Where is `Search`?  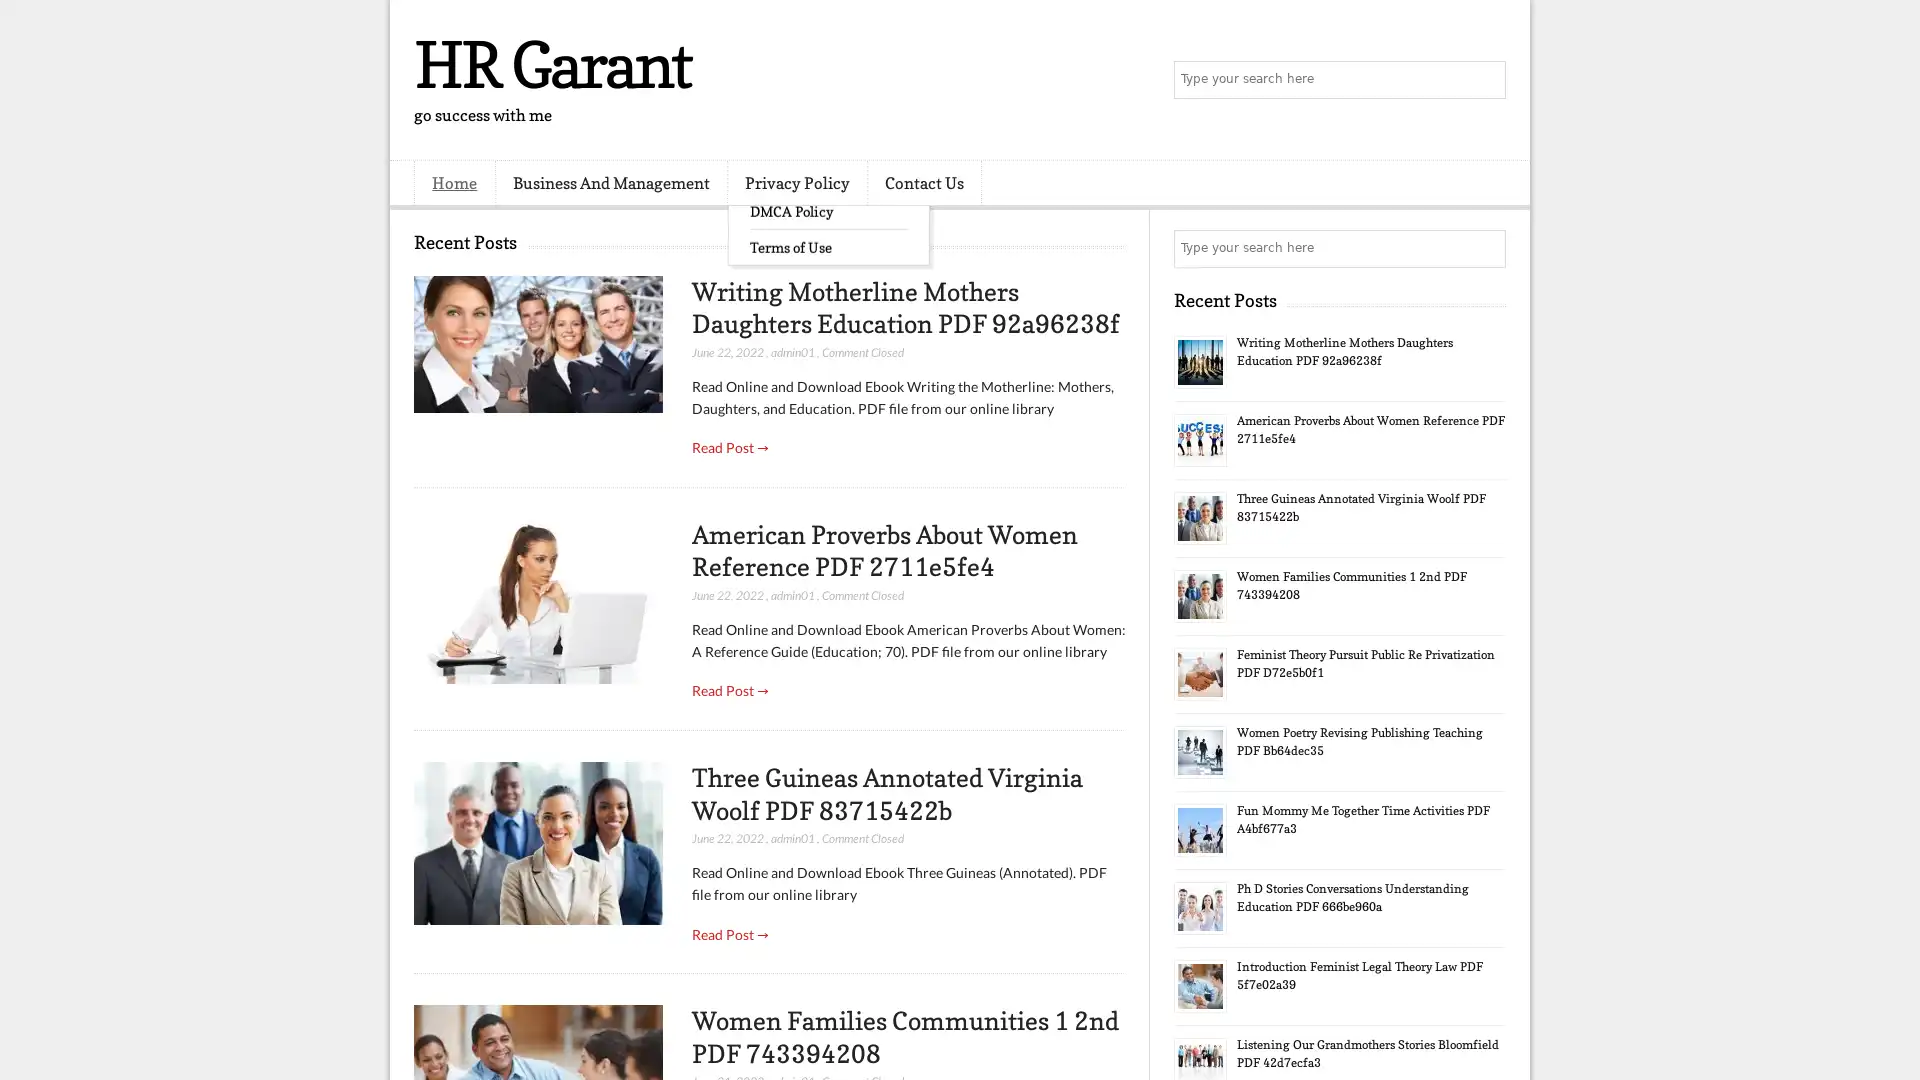
Search is located at coordinates (1485, 248).